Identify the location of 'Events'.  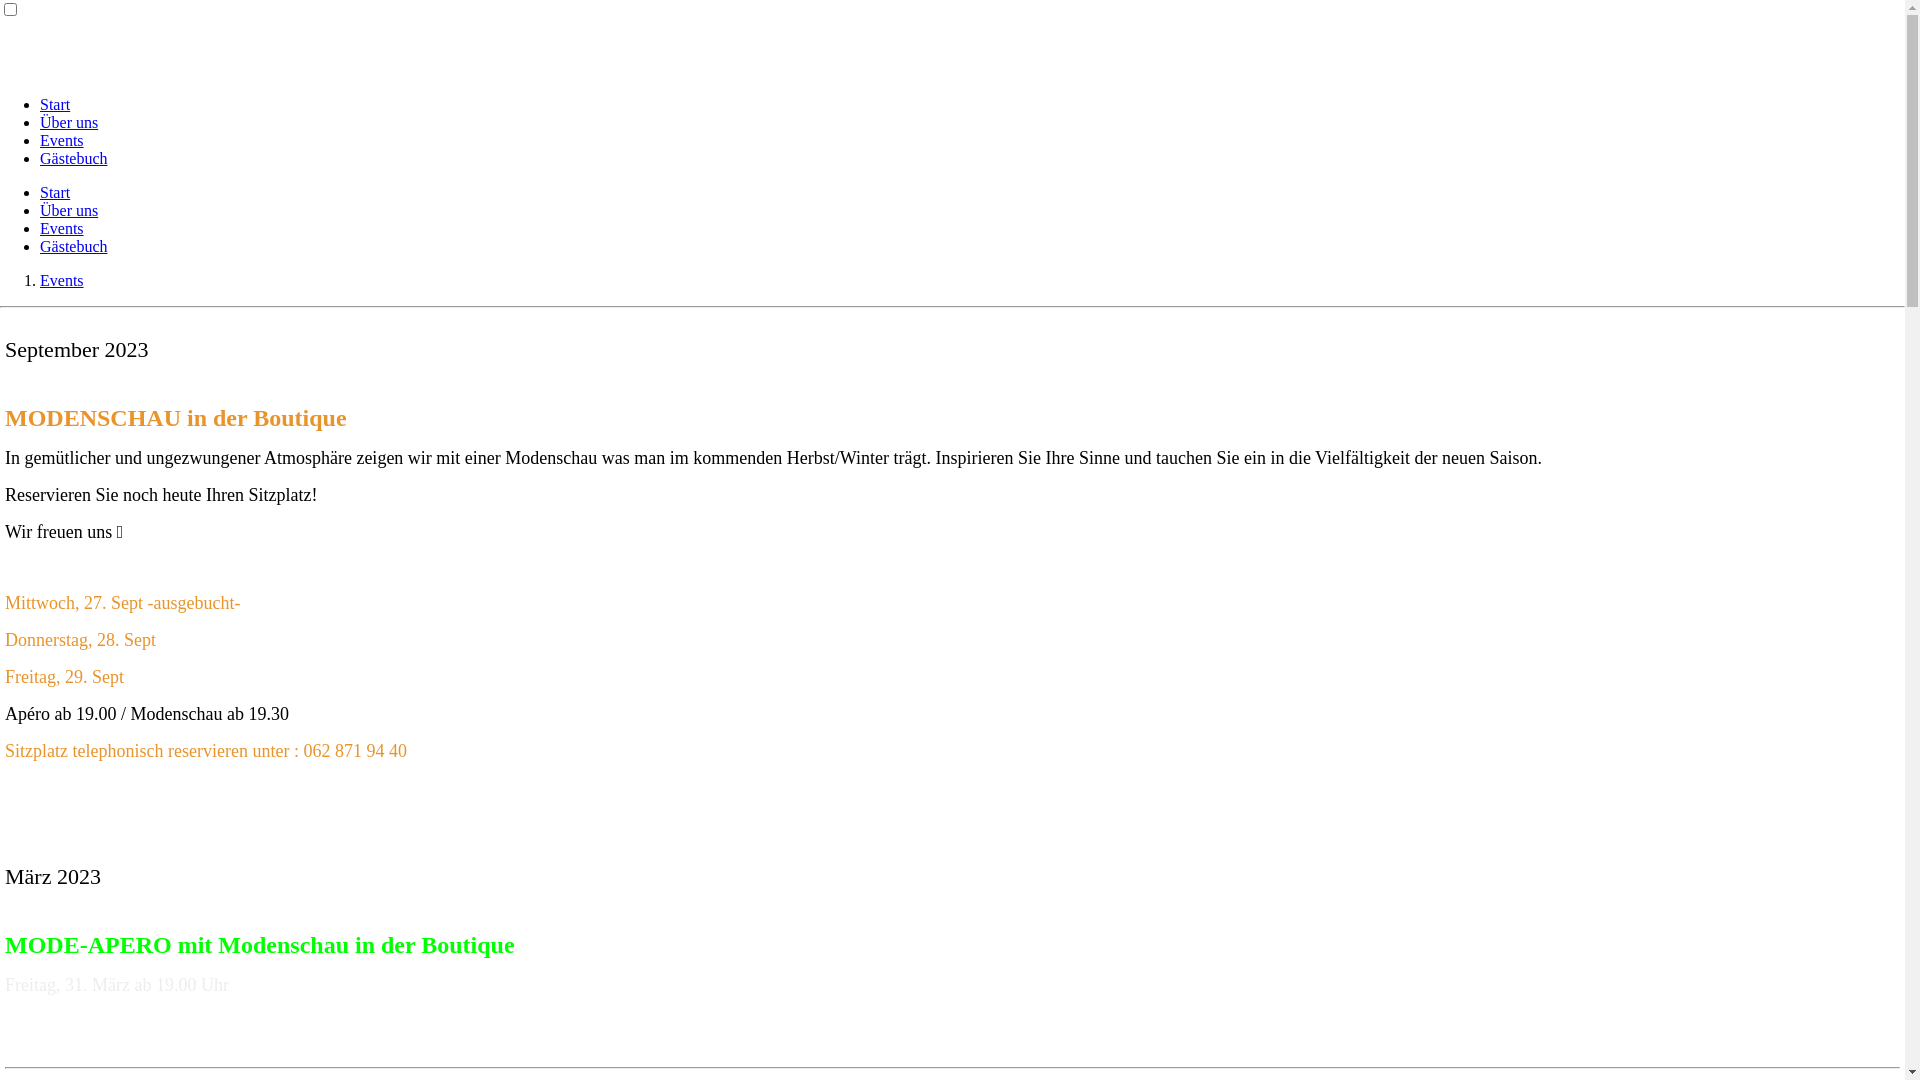
(39, 280).